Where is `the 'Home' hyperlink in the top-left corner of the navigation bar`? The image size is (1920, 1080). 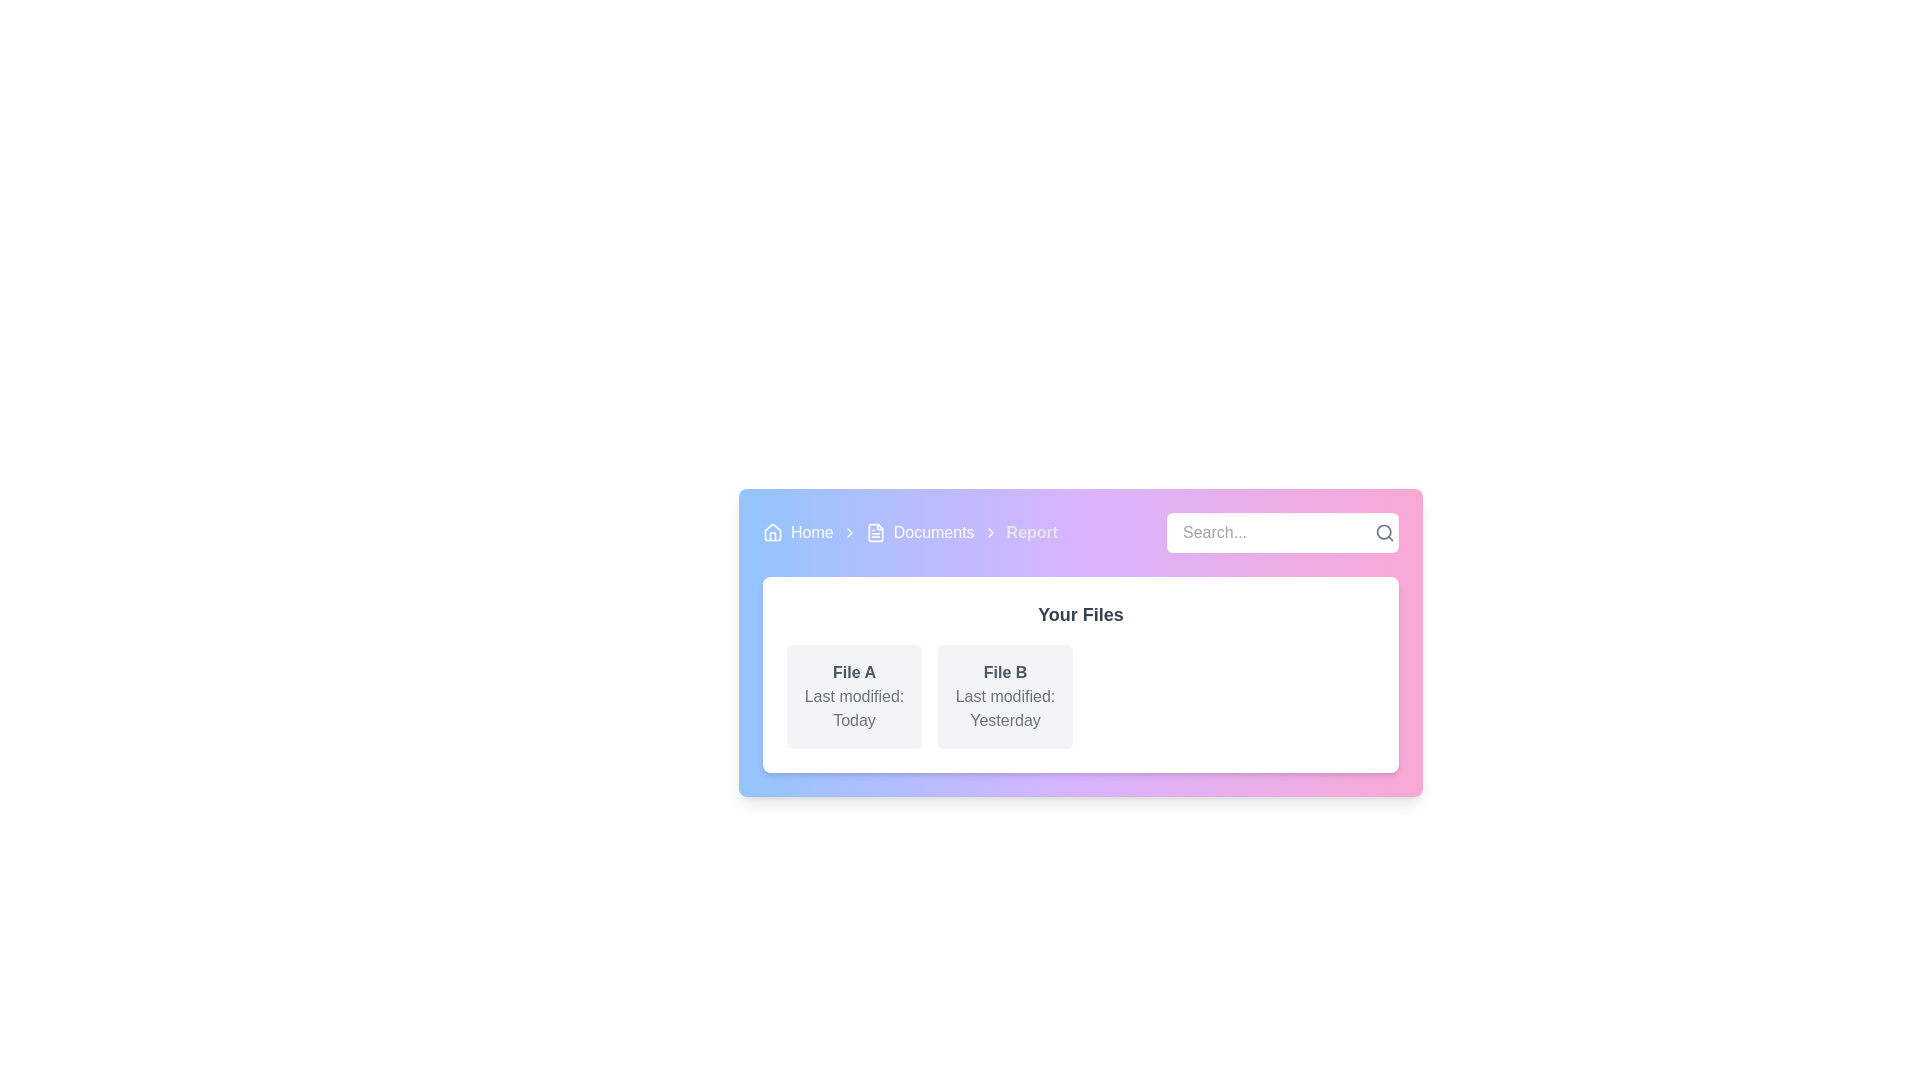 the 'Home' hyperlink in the top-left corner of the navigation bar is located at coordinates (797, 531).